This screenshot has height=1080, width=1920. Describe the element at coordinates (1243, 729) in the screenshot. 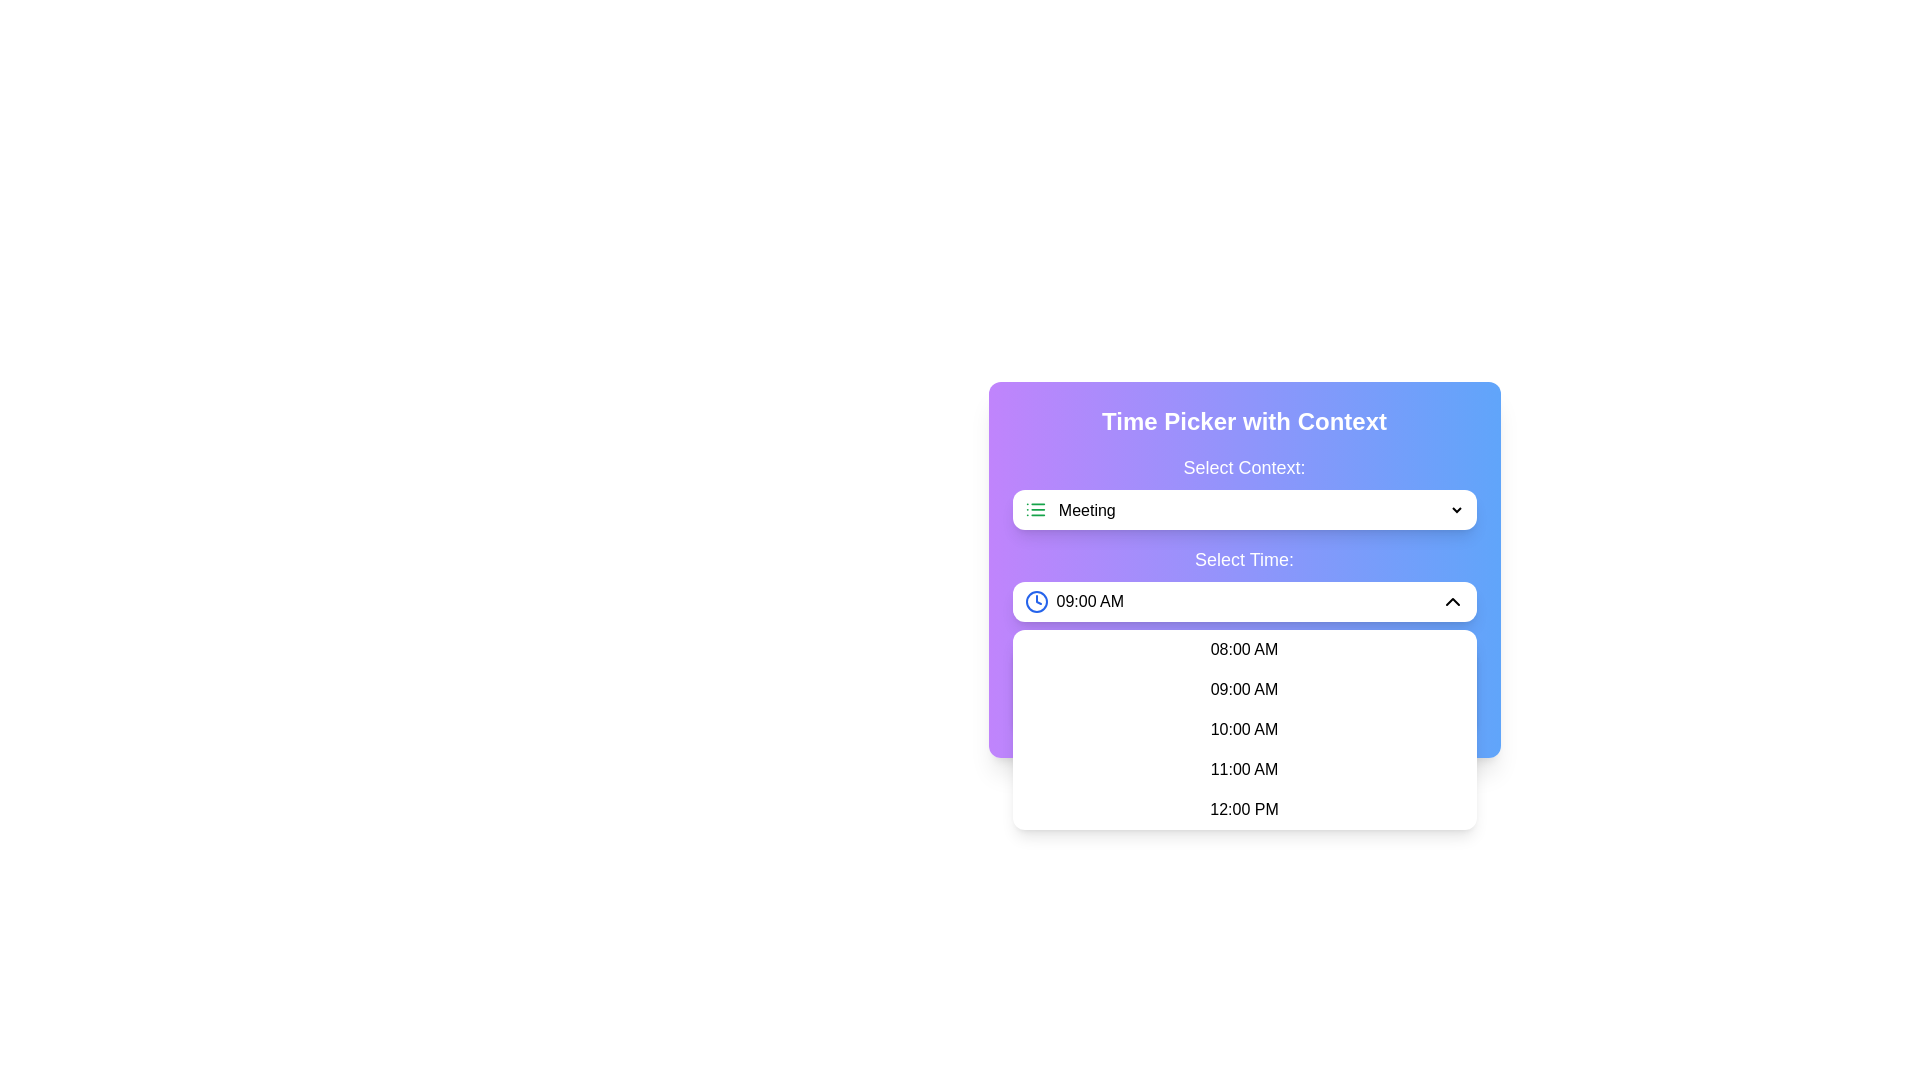

I see `the selectable list item displaying '10:00 AM'` at that location.